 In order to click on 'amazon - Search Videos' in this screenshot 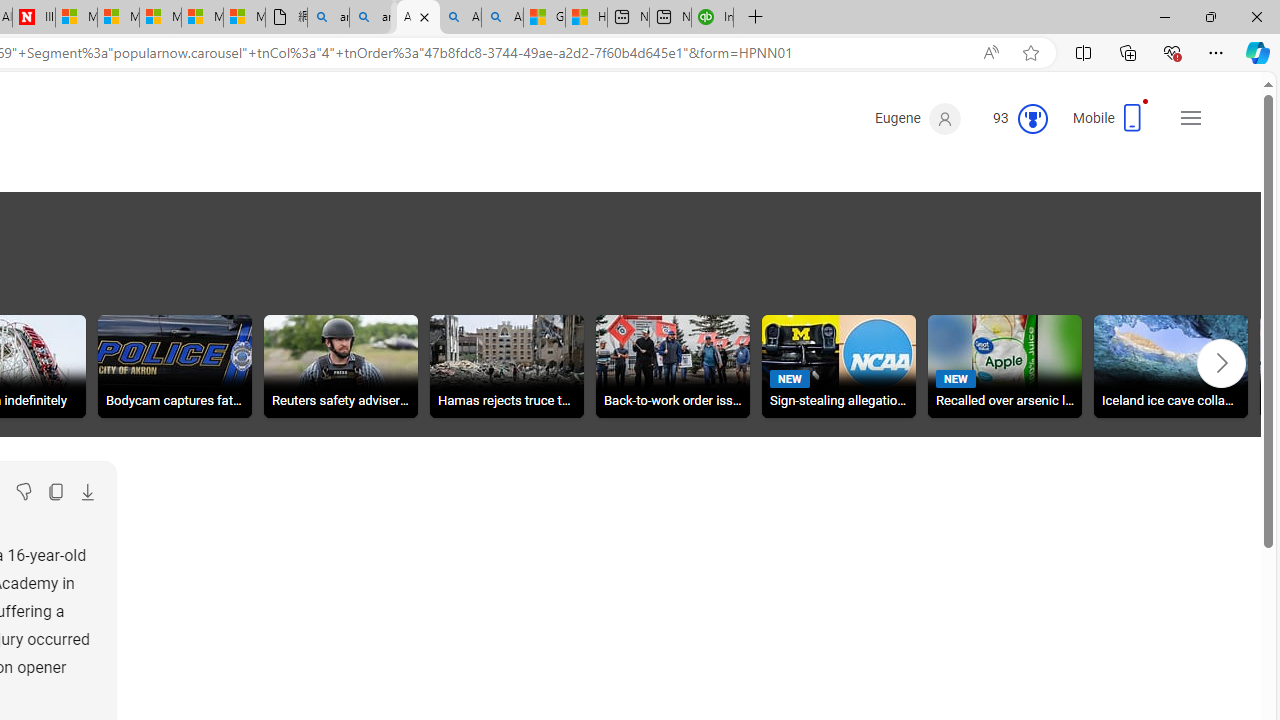, I will do `click(369, 17)`.